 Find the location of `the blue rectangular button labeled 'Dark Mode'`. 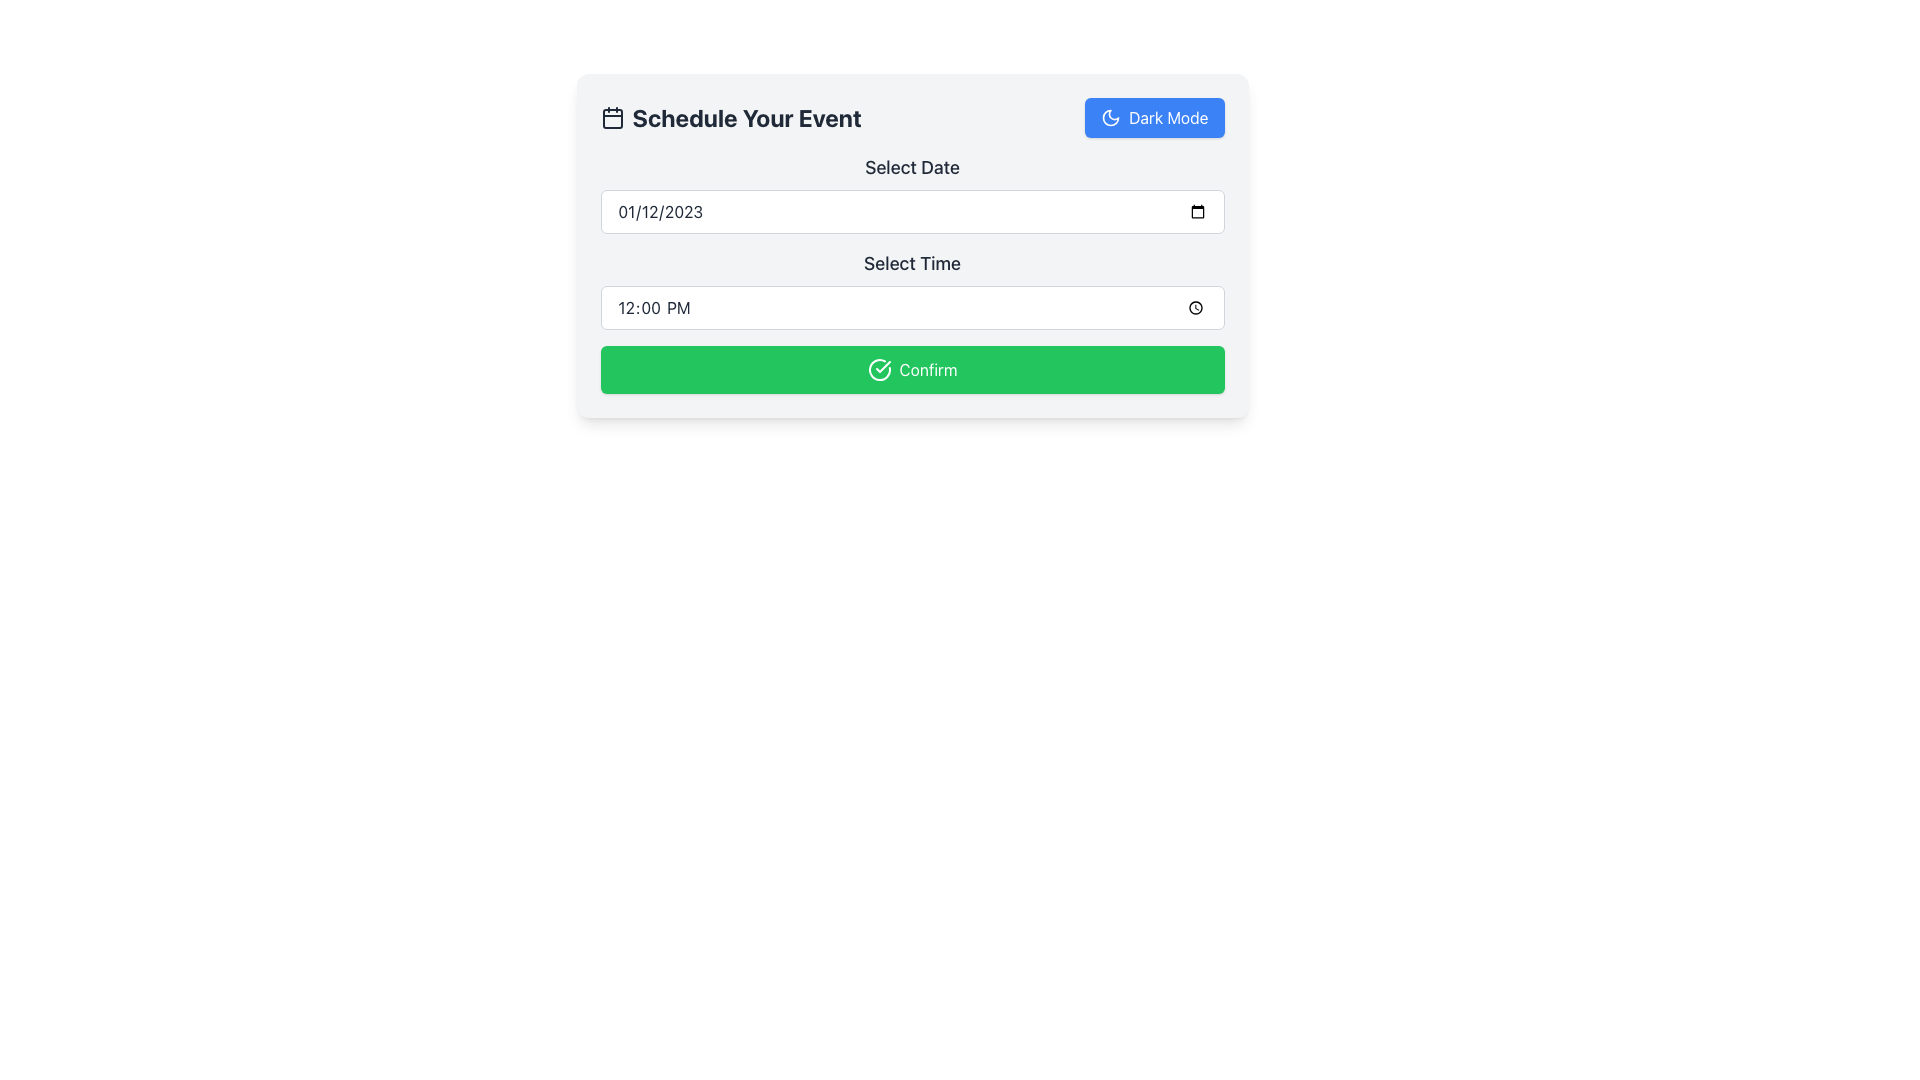

the blue rectangular button labeled 'Dark Mode' is located at coordinates (1110, 118).